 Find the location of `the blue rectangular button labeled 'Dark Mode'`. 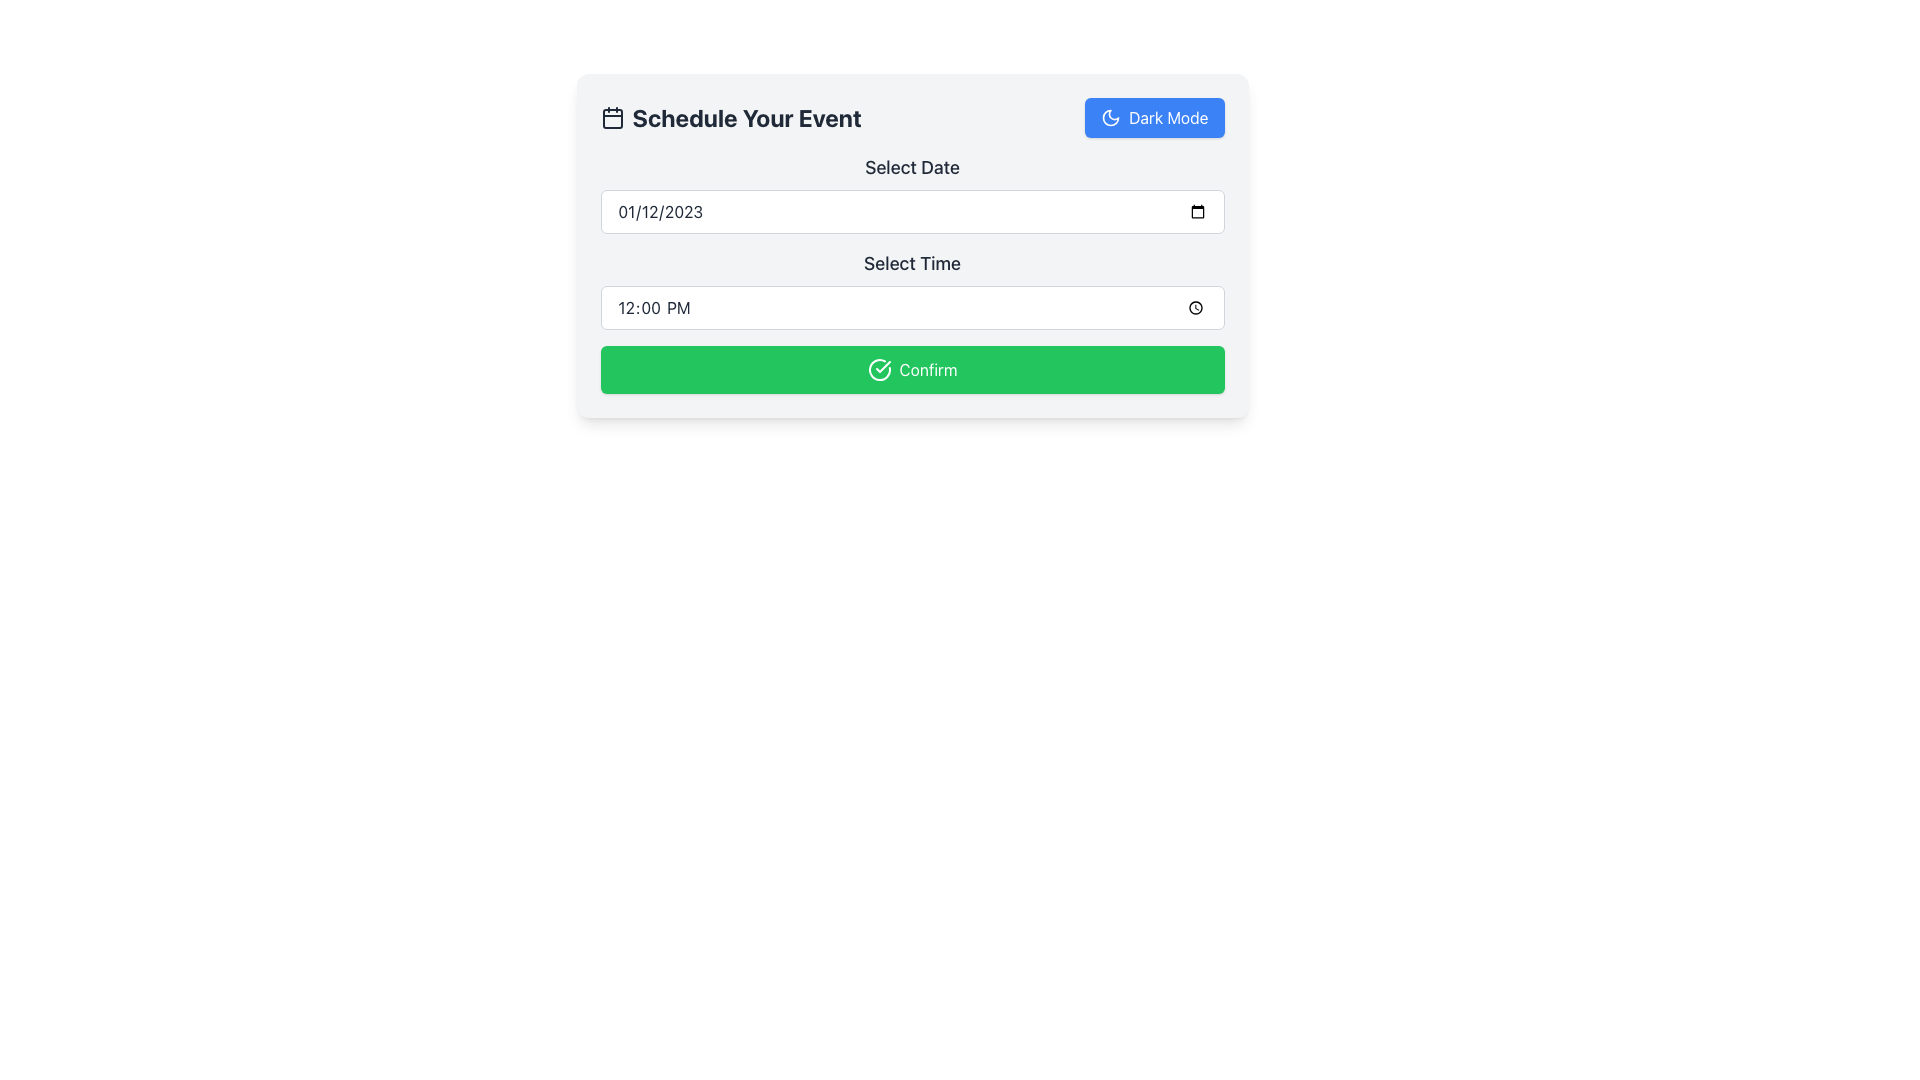

the blue rectangular button labeled 'Dark Mode' is located at coordinates (1110, 118).